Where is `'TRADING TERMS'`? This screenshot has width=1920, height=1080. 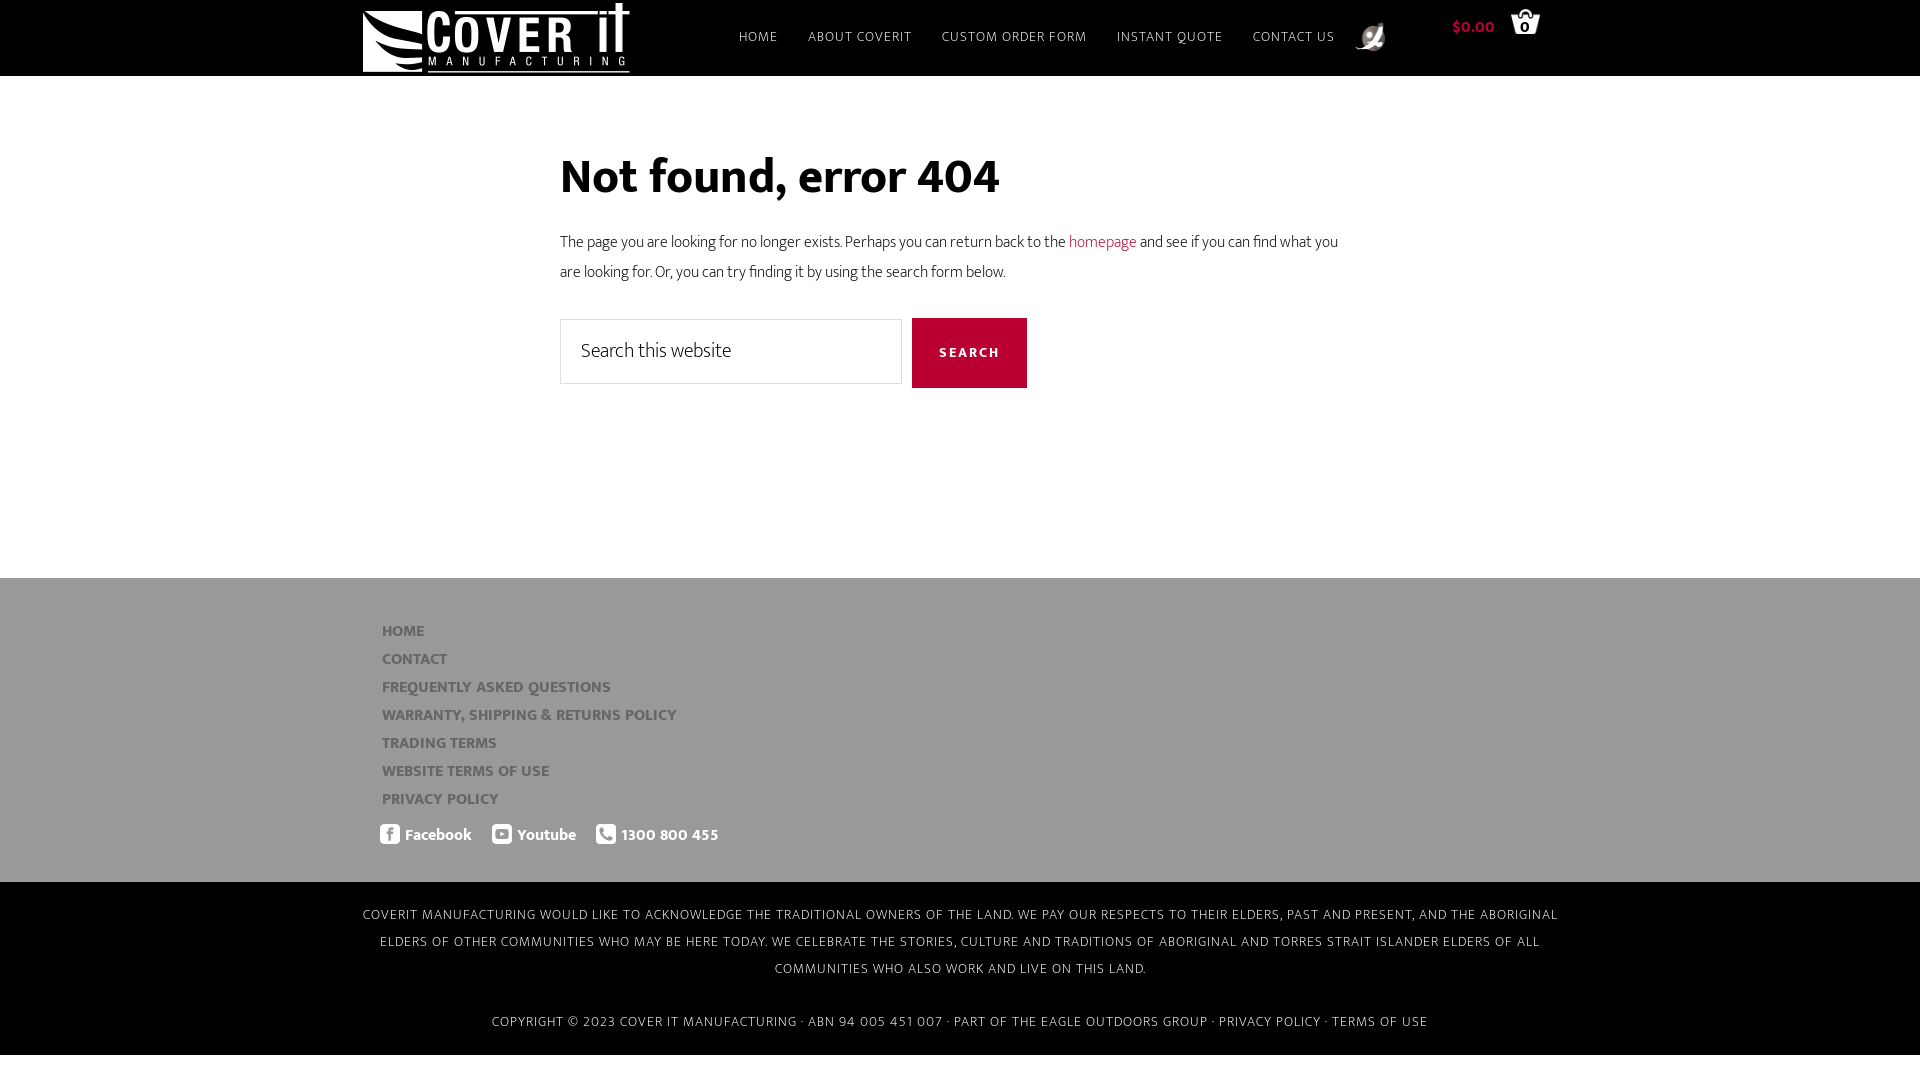
'TRADING TERMS' is located at coordinates (438, 743).